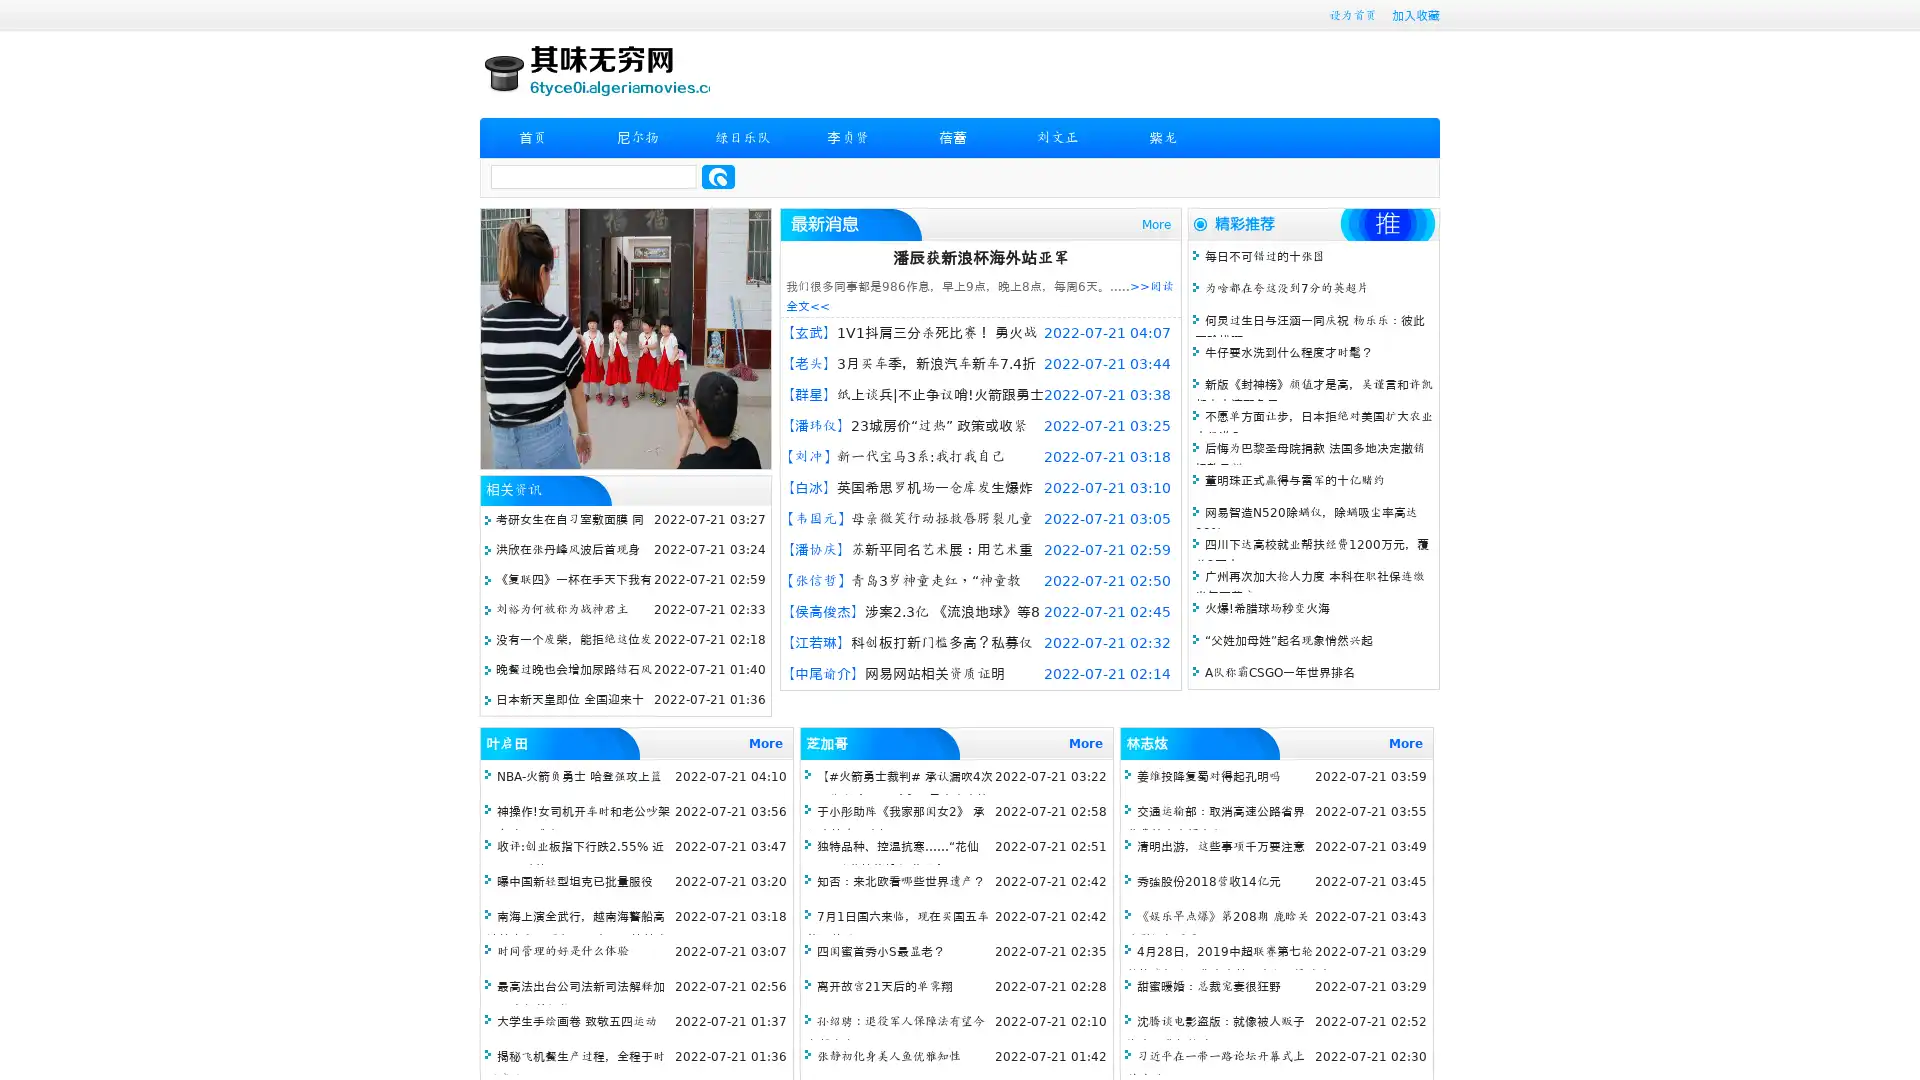 The height and width of the screenshot is (1080, 1920). I want to click on Search, so click(718, 176).